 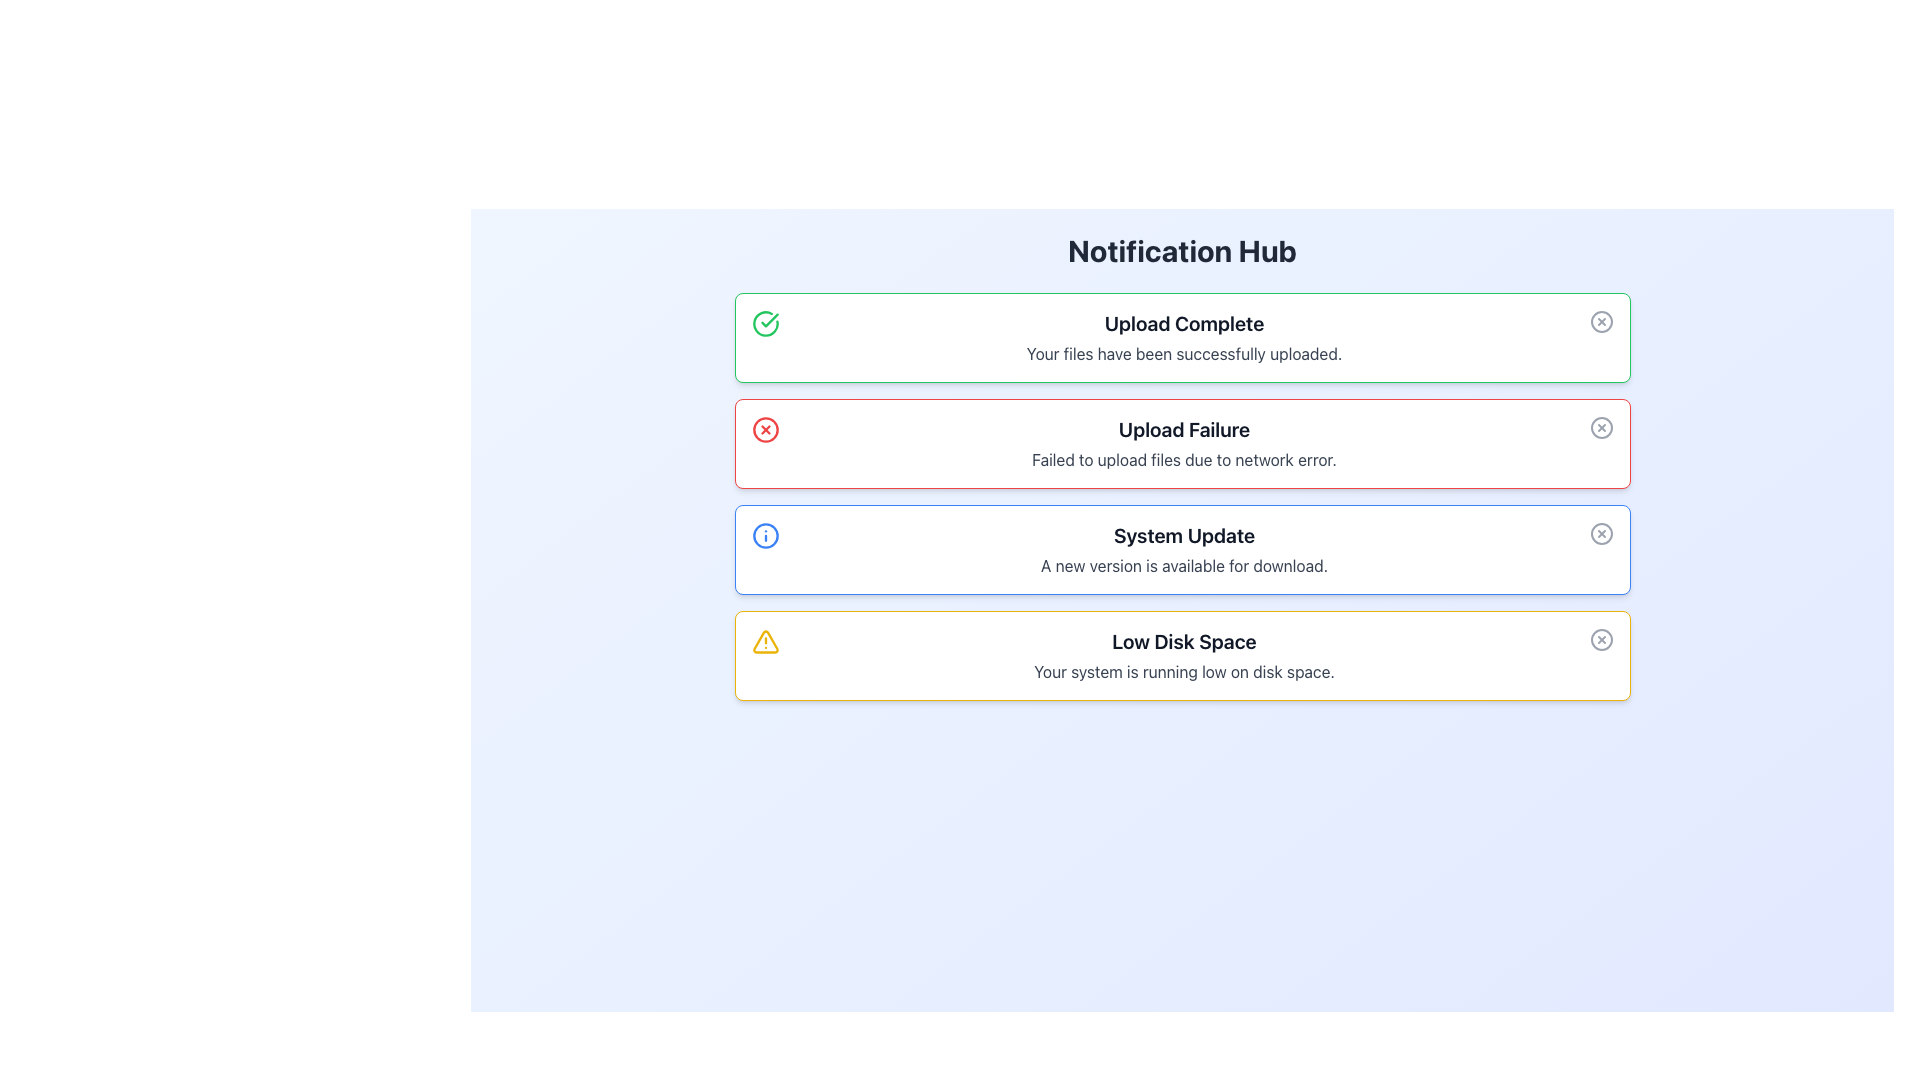 What do you see at coordinates (1601, 532) in the screenshot?
I see `the gray circular close button with an 'X' shape located at the far right of the 'System Update' notification` at bounding box center [1601, 532].